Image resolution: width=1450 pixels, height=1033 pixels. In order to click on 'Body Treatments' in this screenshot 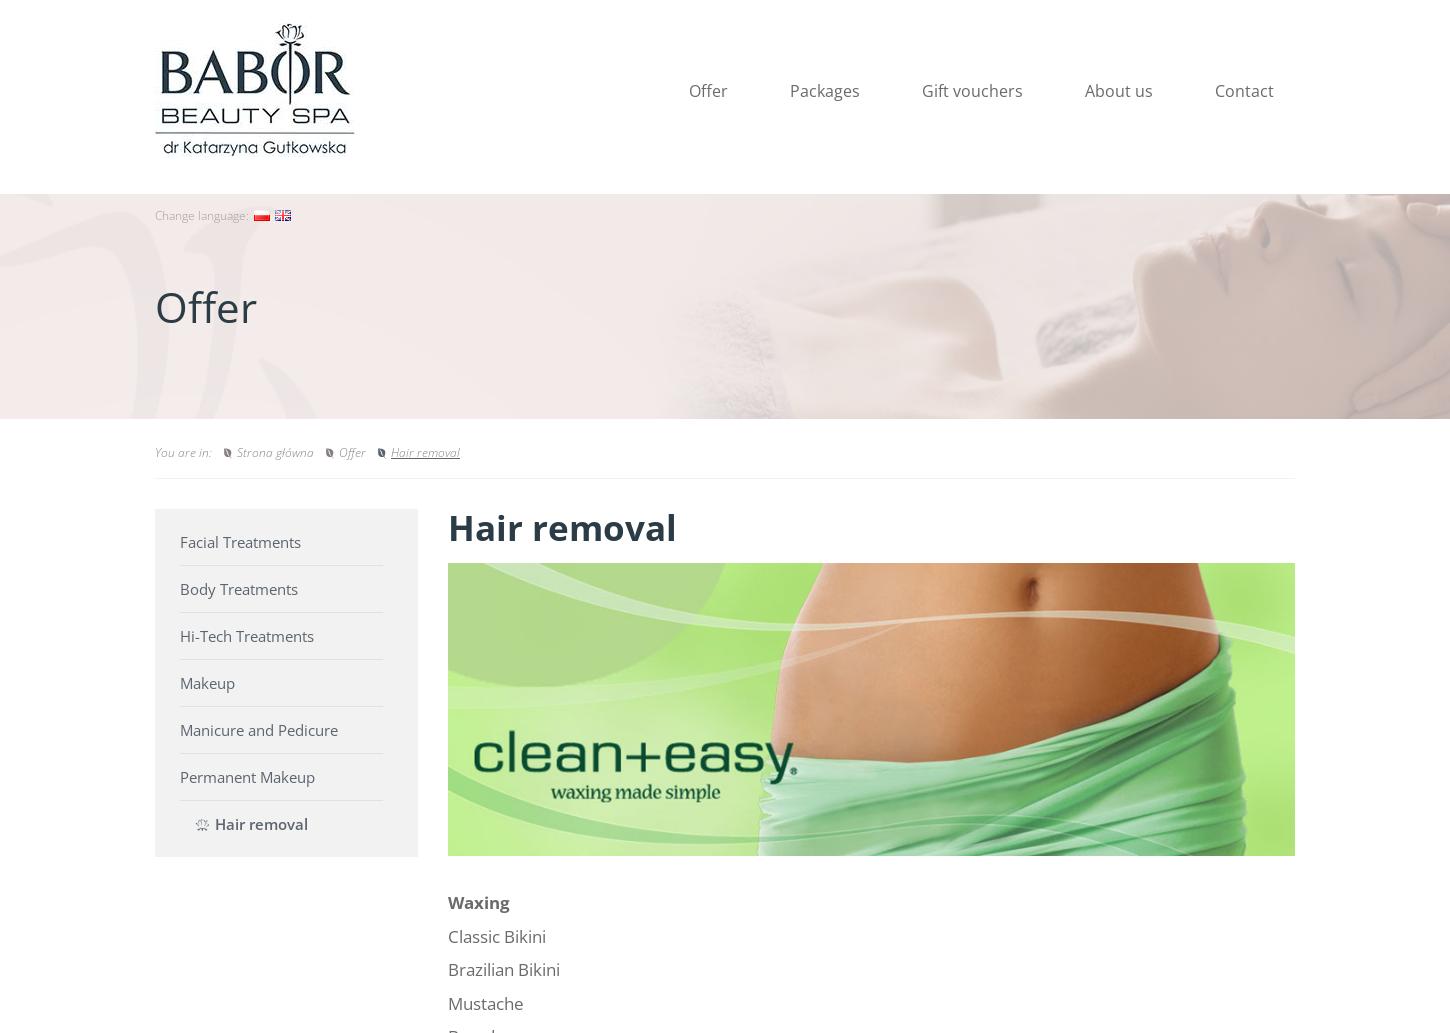, I will do `click(237, 588)`.